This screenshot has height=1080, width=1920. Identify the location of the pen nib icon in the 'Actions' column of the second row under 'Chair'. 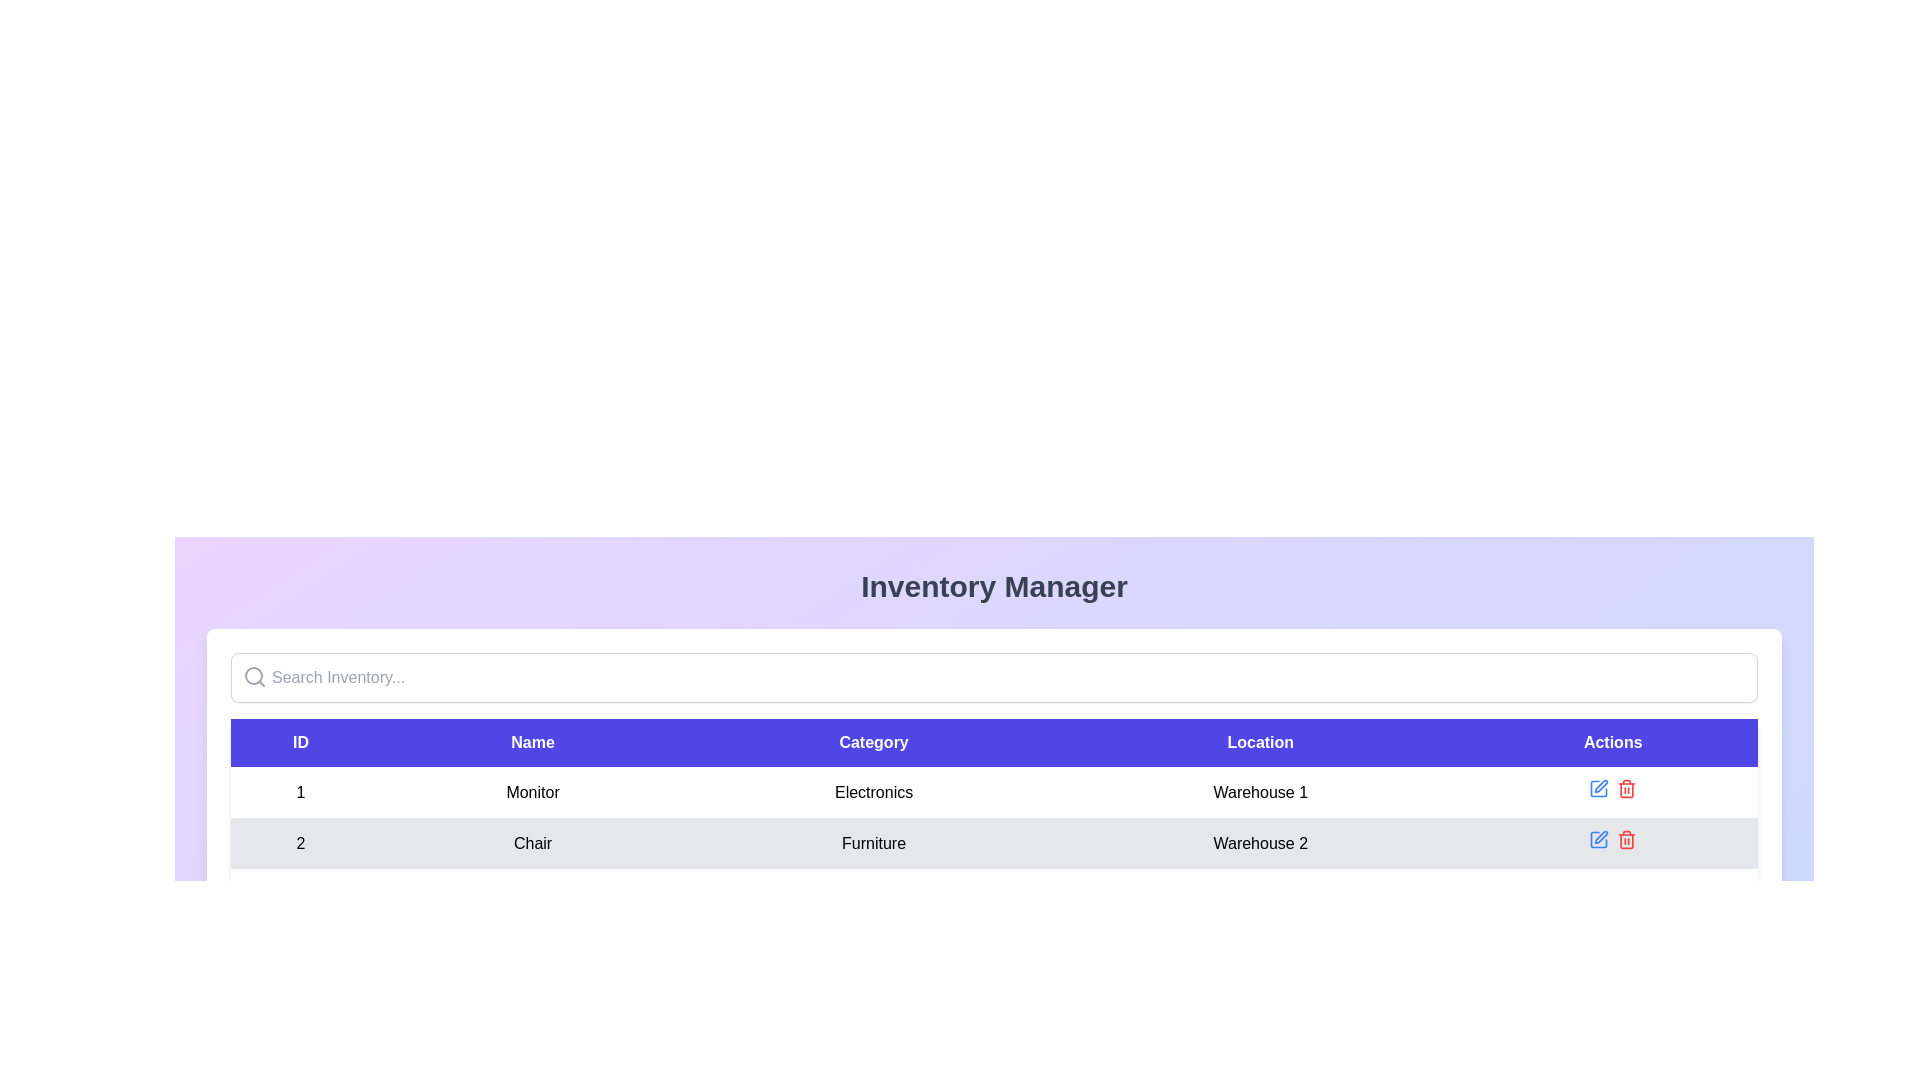
(1601, 837).